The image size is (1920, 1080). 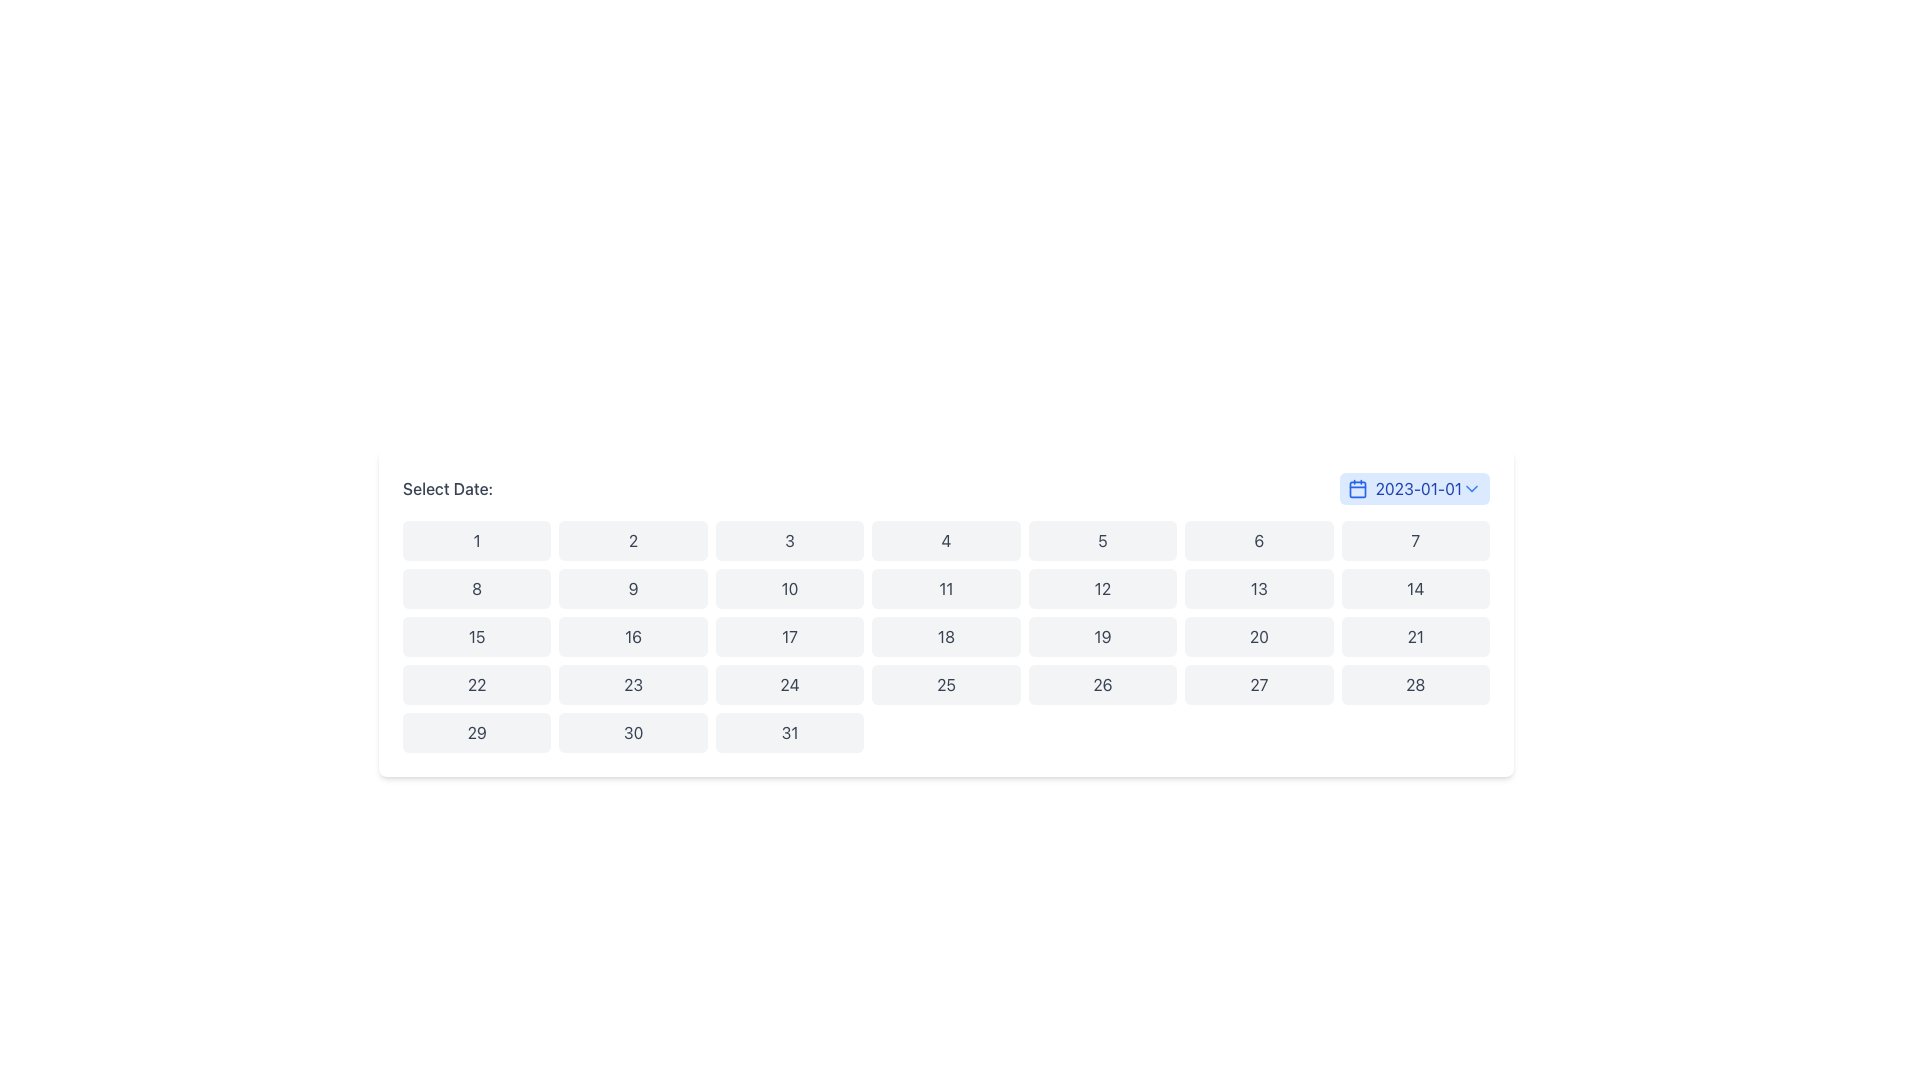 I want to click on the button representing the 10th day of the month in the calendar interface, so click(x=789, y=588).